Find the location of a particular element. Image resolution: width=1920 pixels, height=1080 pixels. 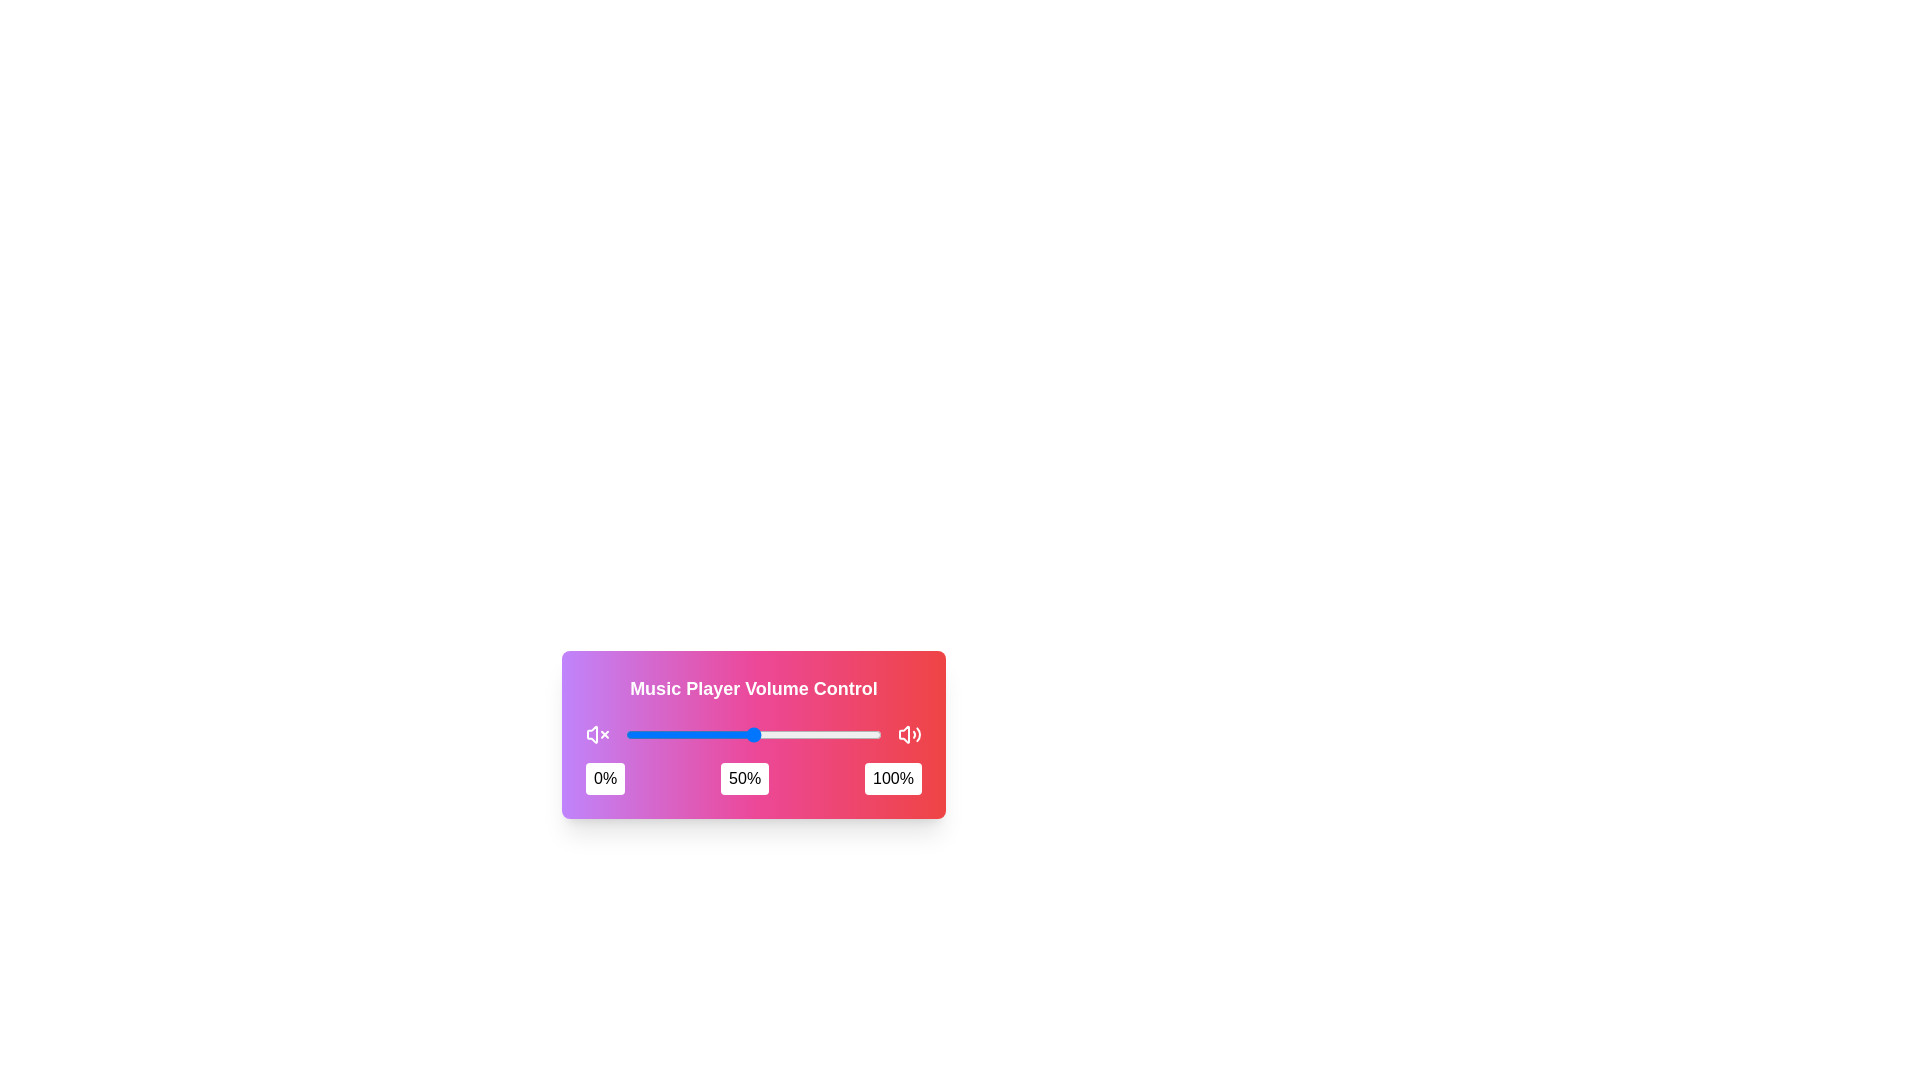

the slider to set the volume to 57% is located at coordinates (770, 735).